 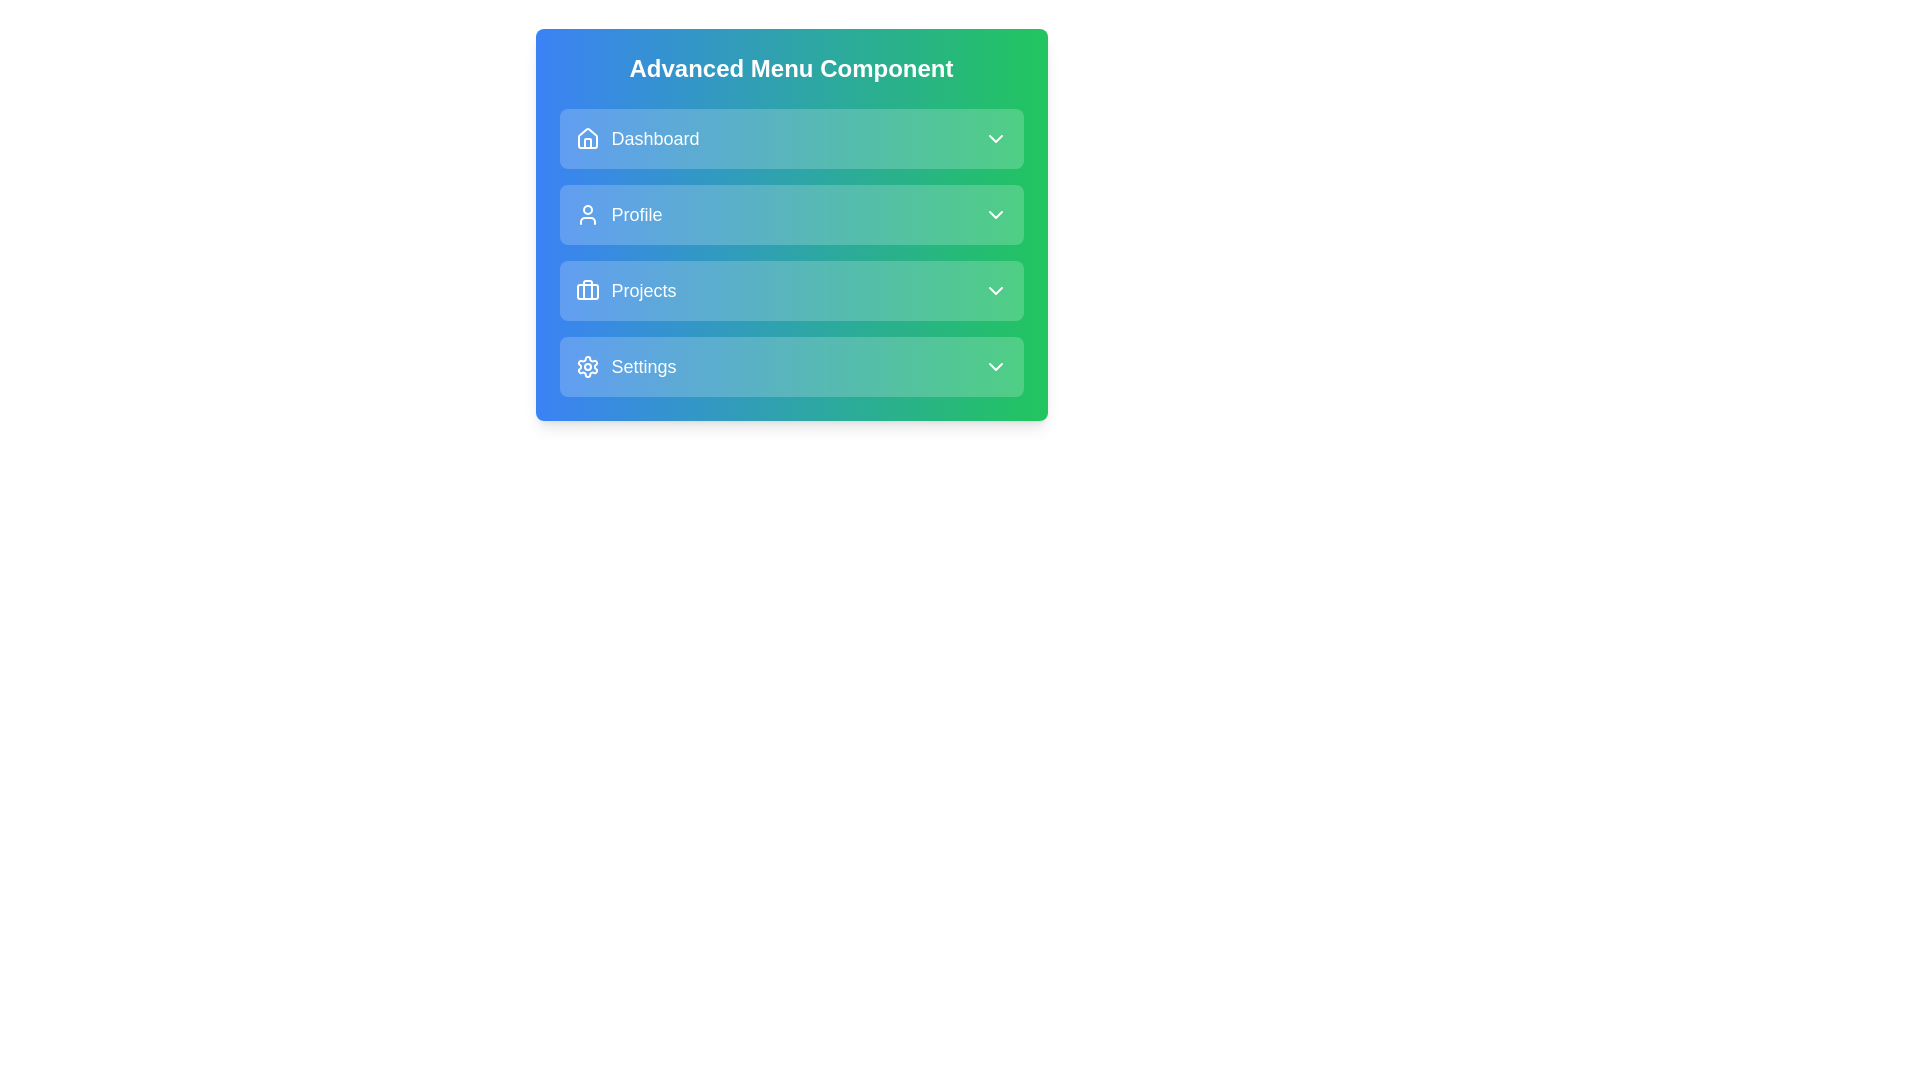 I want to click on the narrow vertical shape inside the briefcase icon located to the left of the 'Projects' text in the third list item of the vertically stacked menu, so click(x=586, y=289).